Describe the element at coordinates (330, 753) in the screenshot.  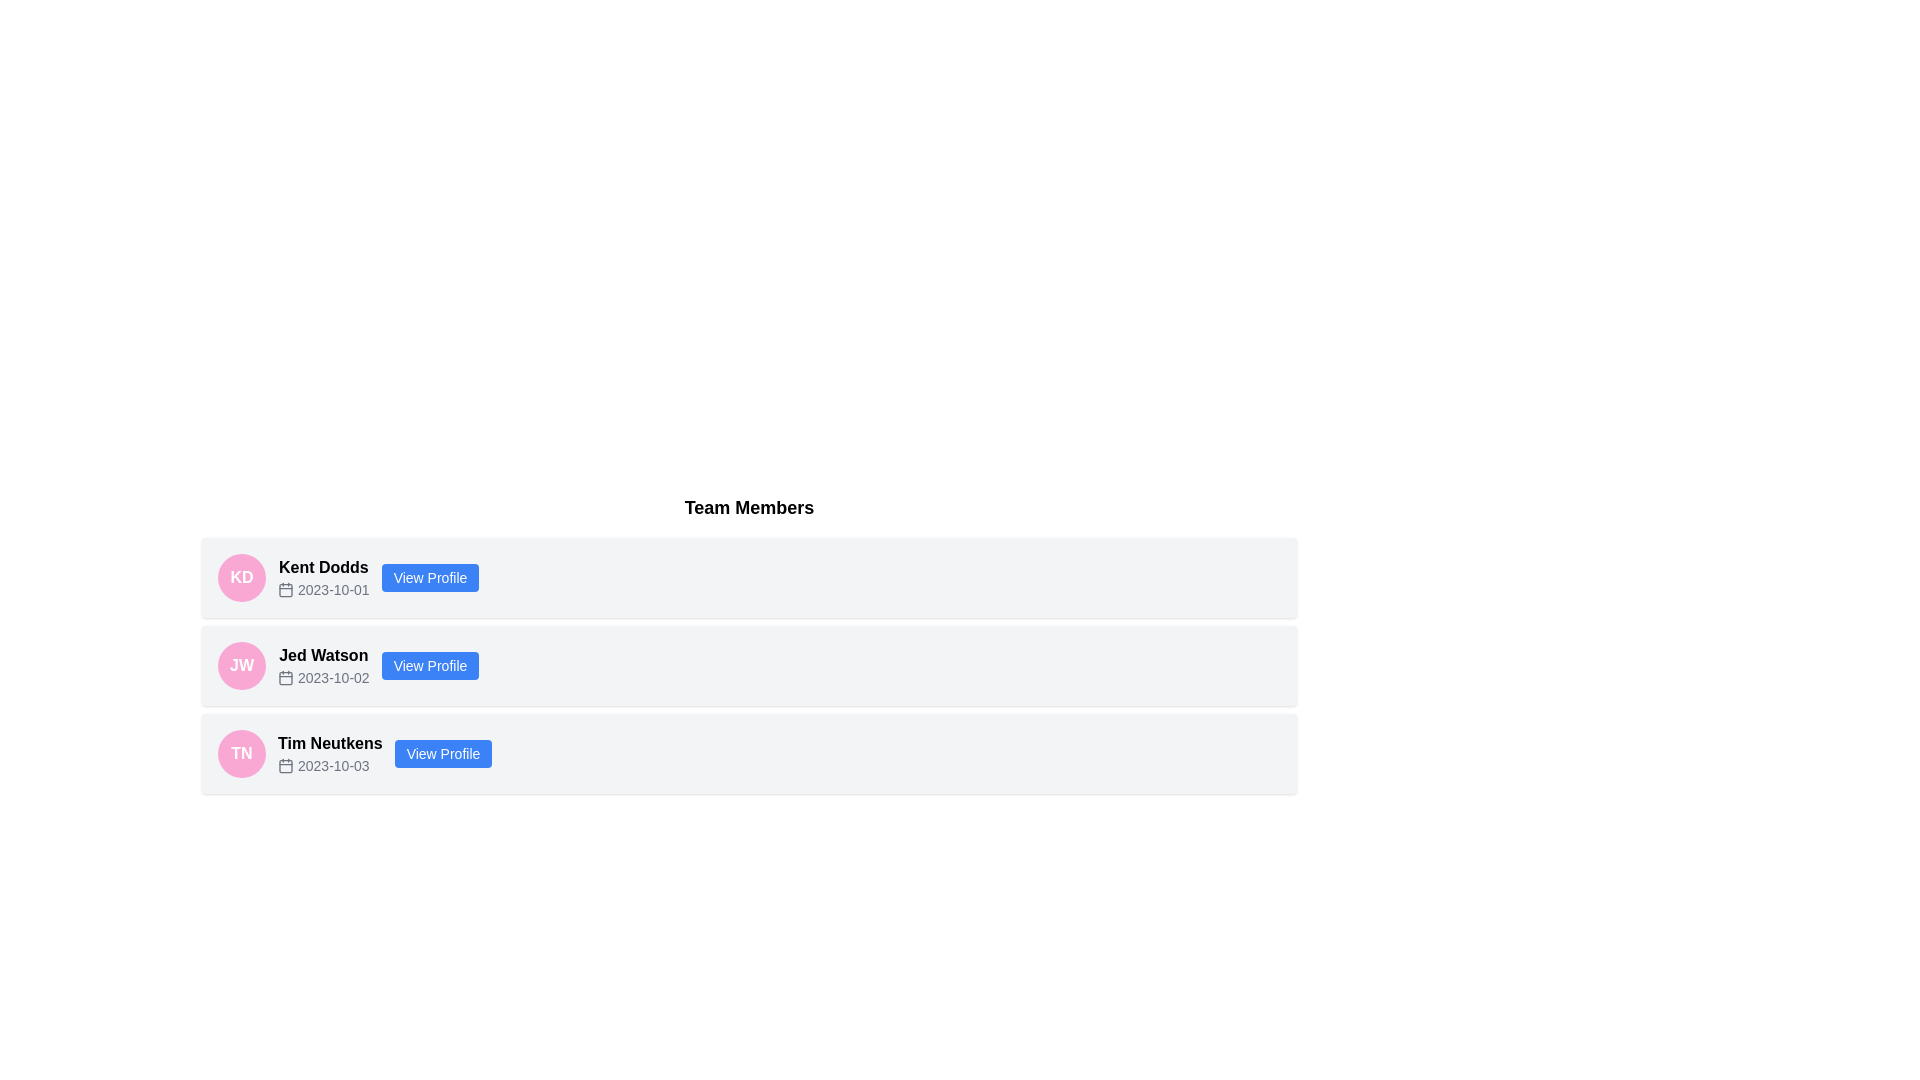
I see `text content 'Tim Neutkens' and '2023-10-03' from the text element that includes a calendar icon, located below the circular icon with initials 'TN'` at that location.